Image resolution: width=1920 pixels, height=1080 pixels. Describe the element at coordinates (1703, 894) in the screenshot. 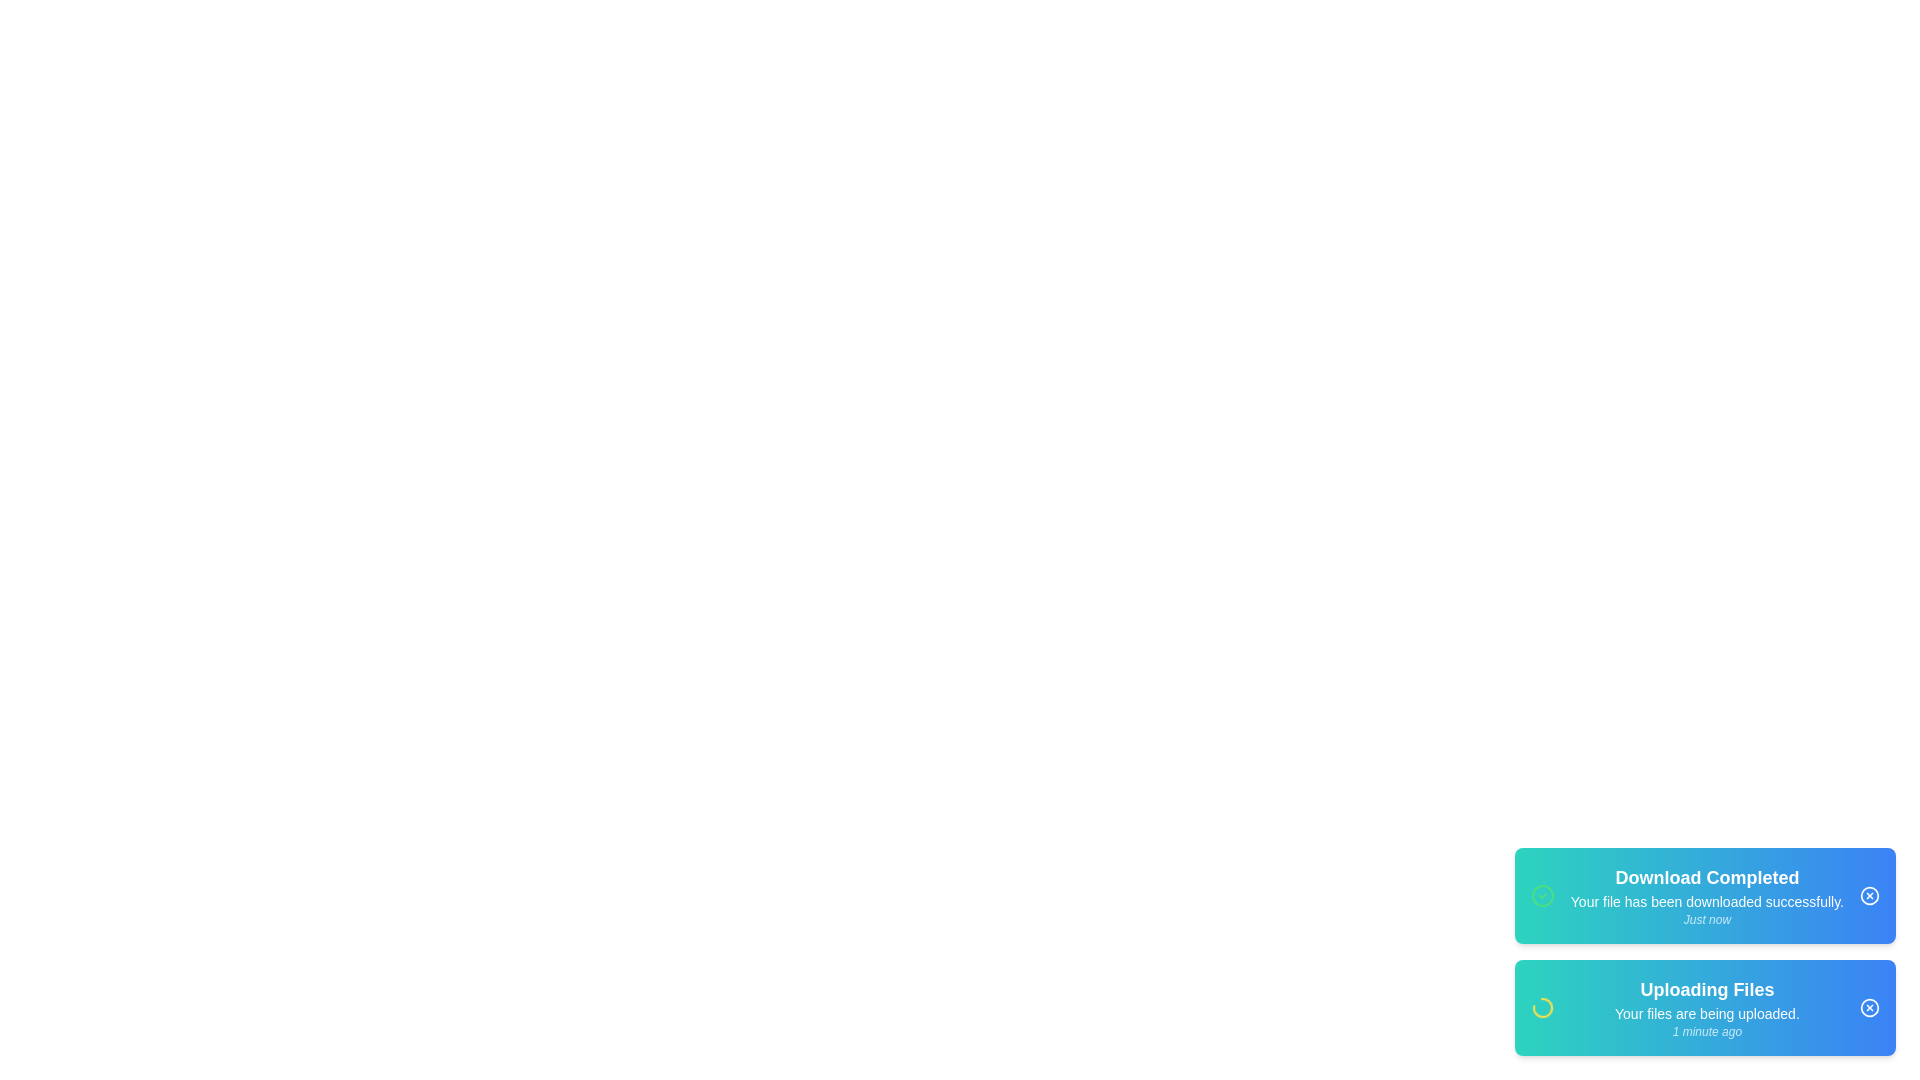

I see `the notification card to read its details` at that location.